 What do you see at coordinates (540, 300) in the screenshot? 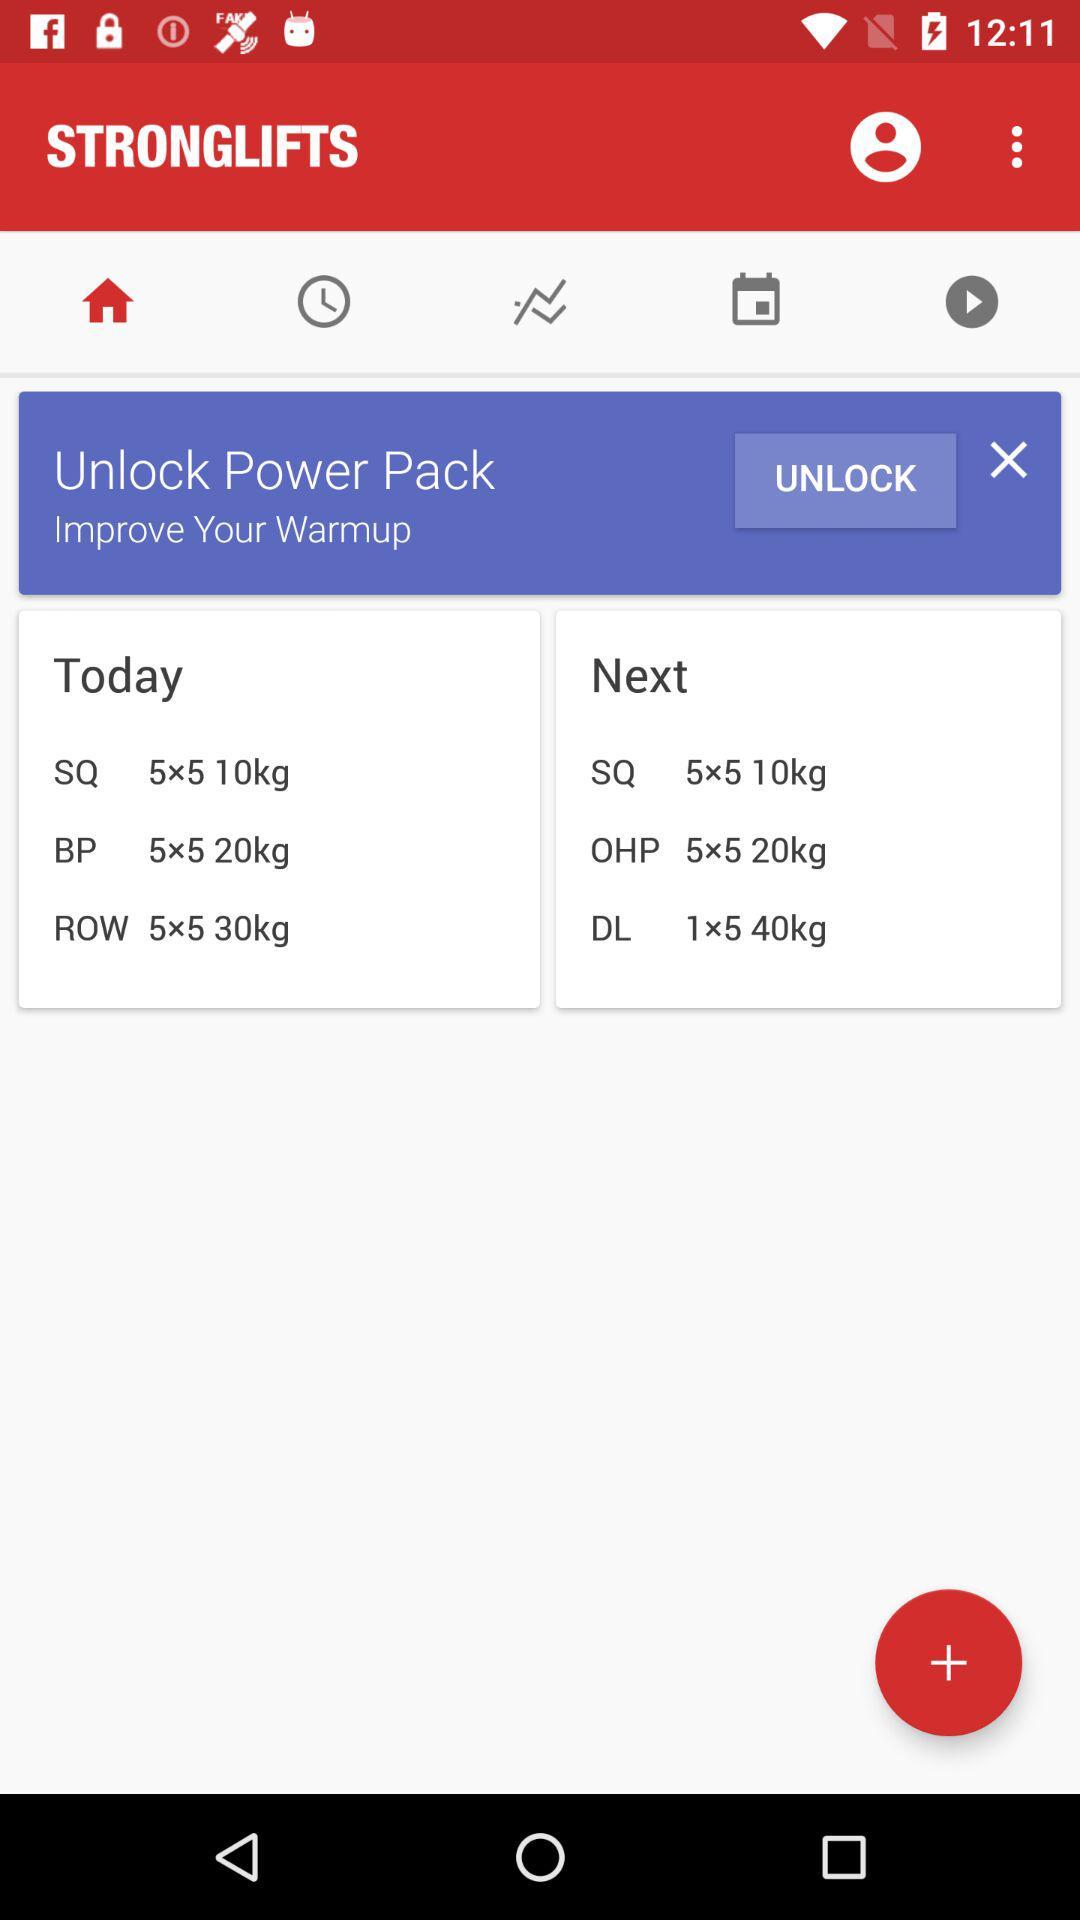
I see `status check` at bounding box center [540, 300].